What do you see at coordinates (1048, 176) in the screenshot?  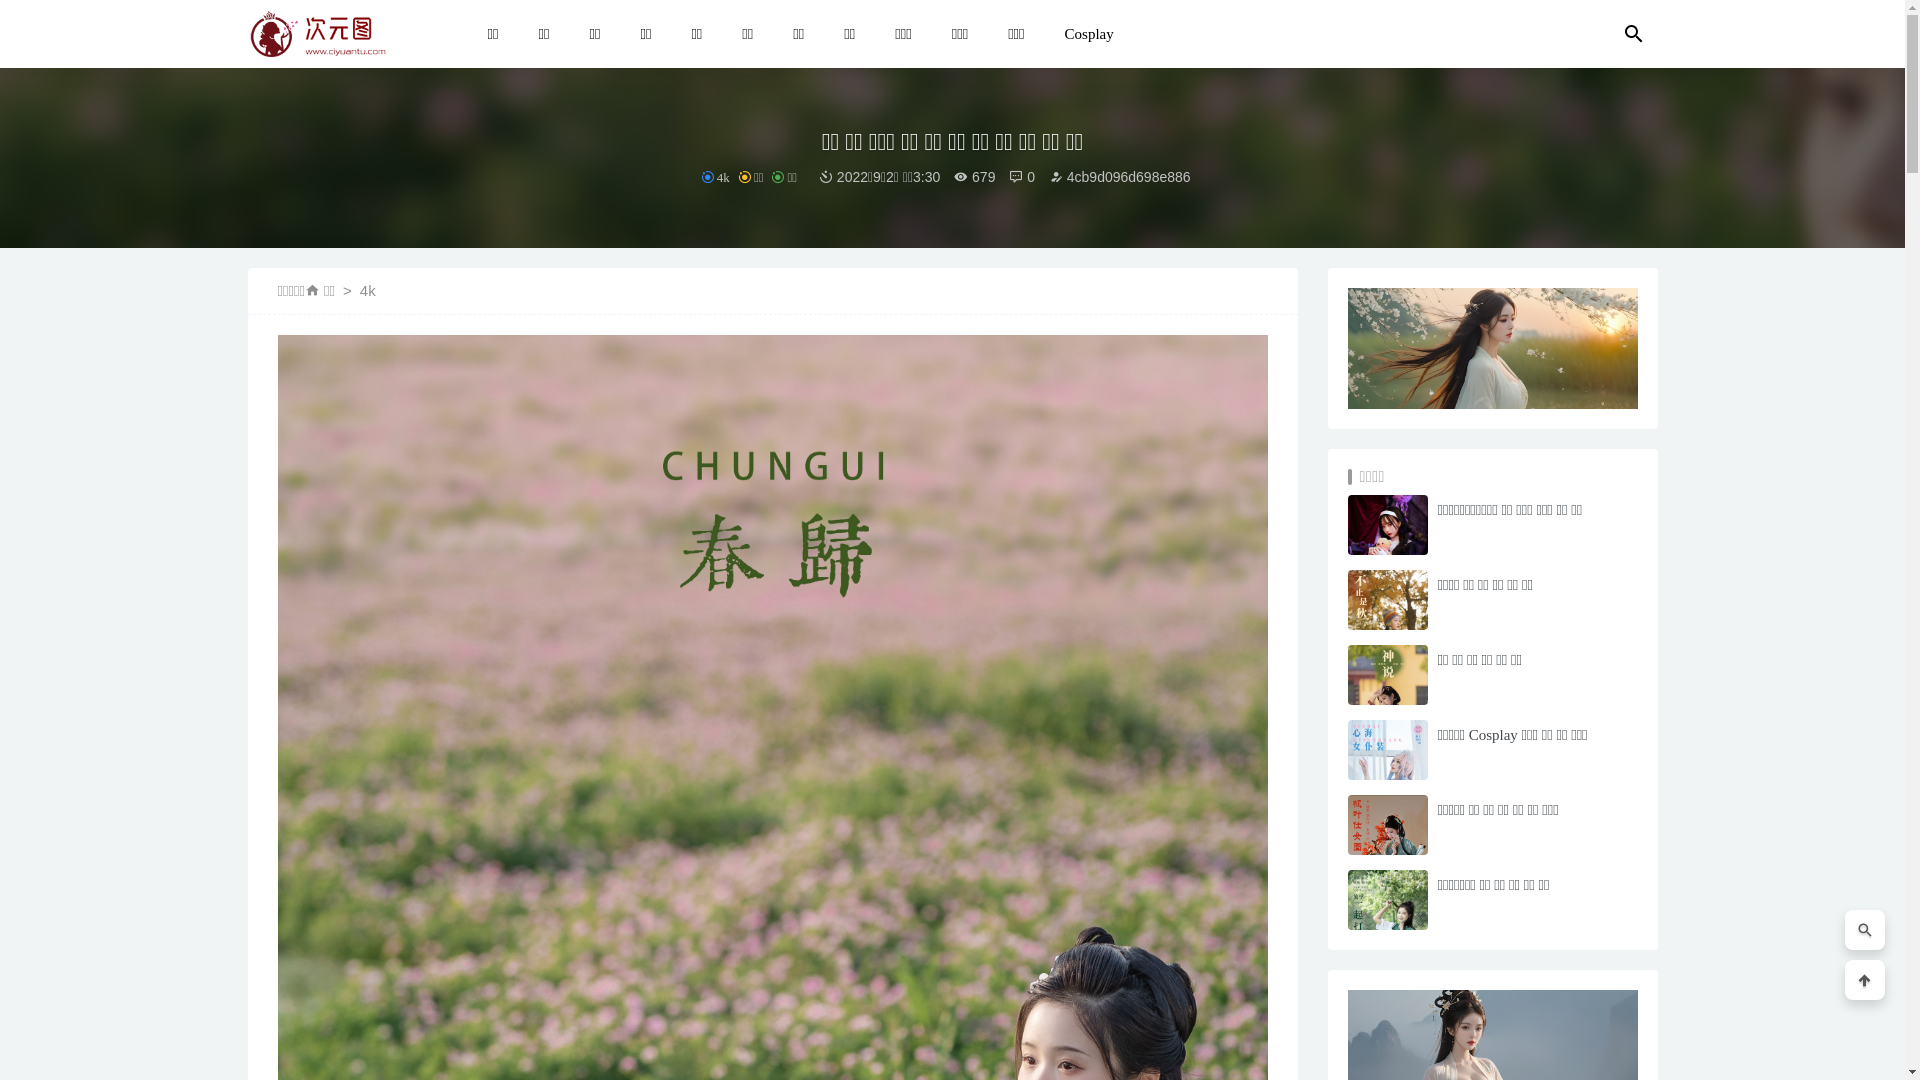 I see `'4cb9d096d698e886'` at bounding box center [1048, 176].